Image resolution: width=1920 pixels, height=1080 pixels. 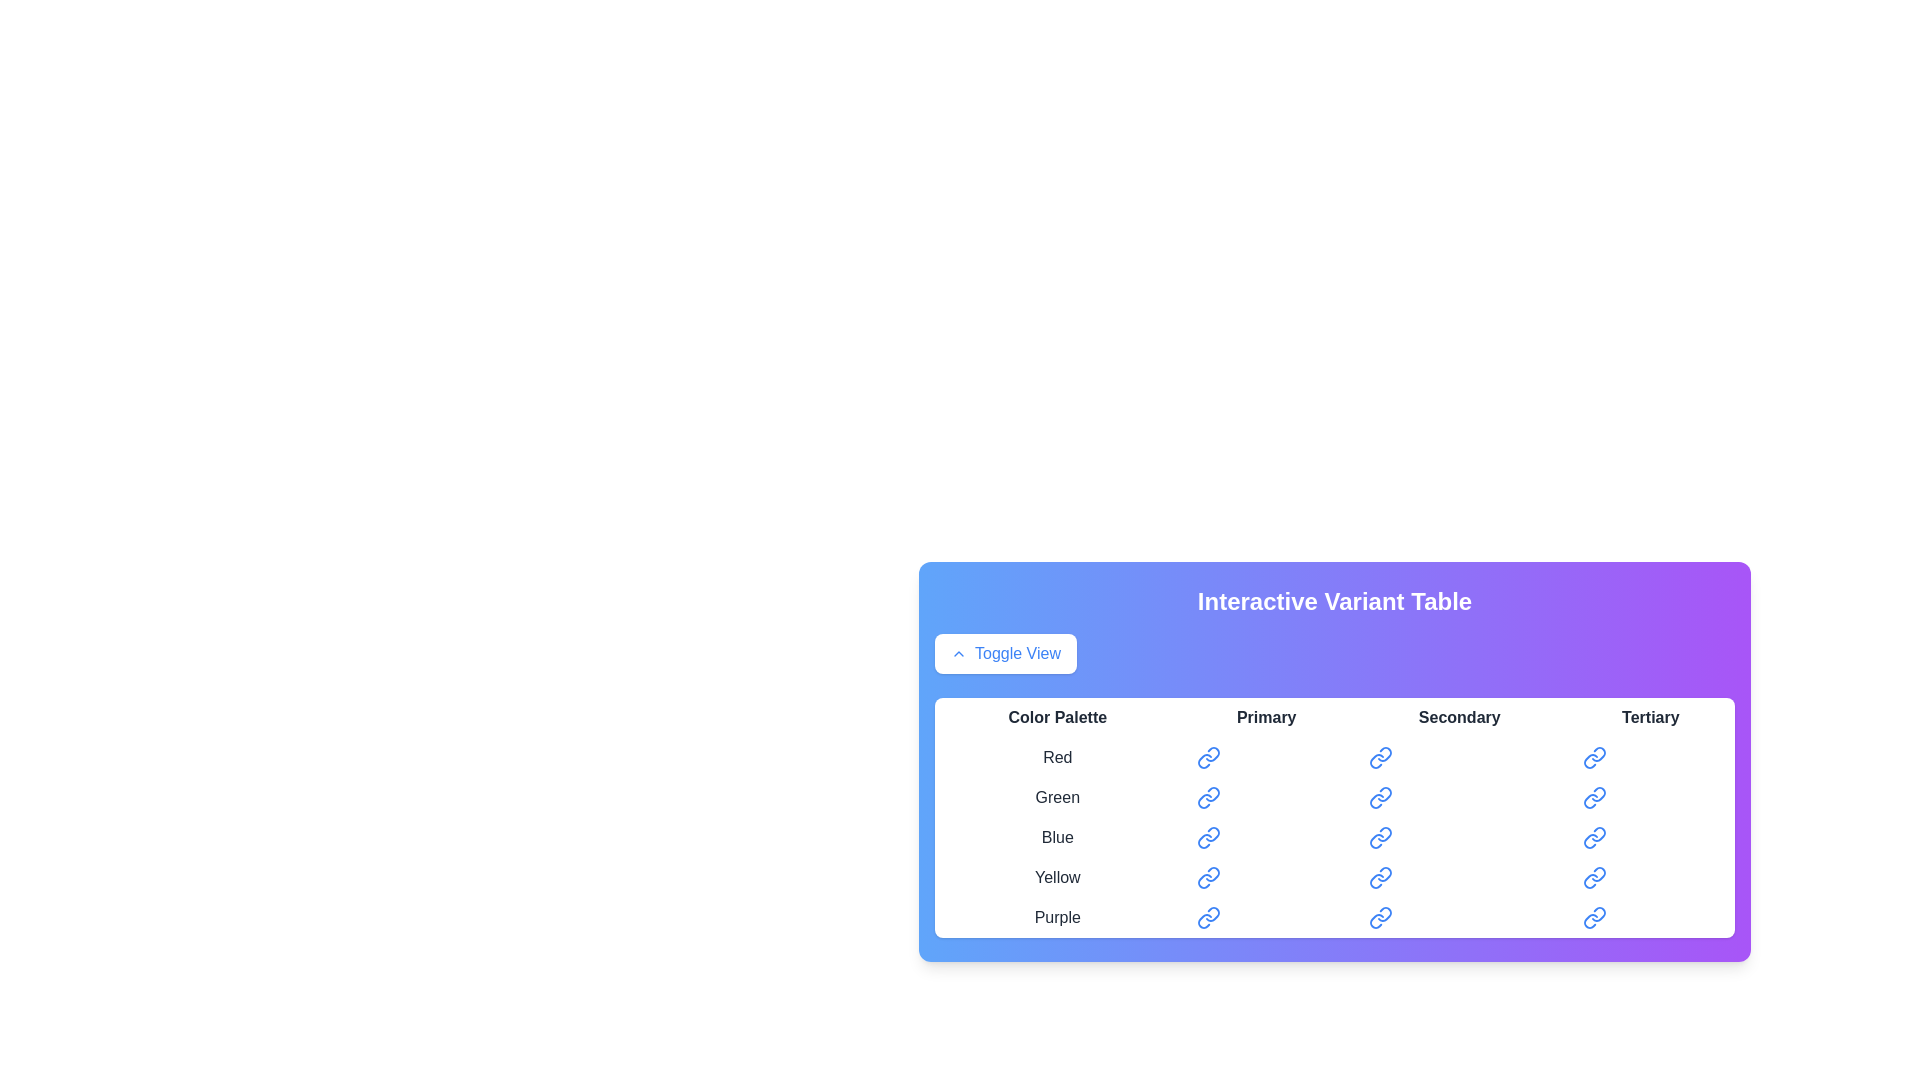 I want to click on the clickable link icon in the 'Interactive Variant Table' located in the 'Green' row under the 'Secondary' column, so click(x=1379, y=797).